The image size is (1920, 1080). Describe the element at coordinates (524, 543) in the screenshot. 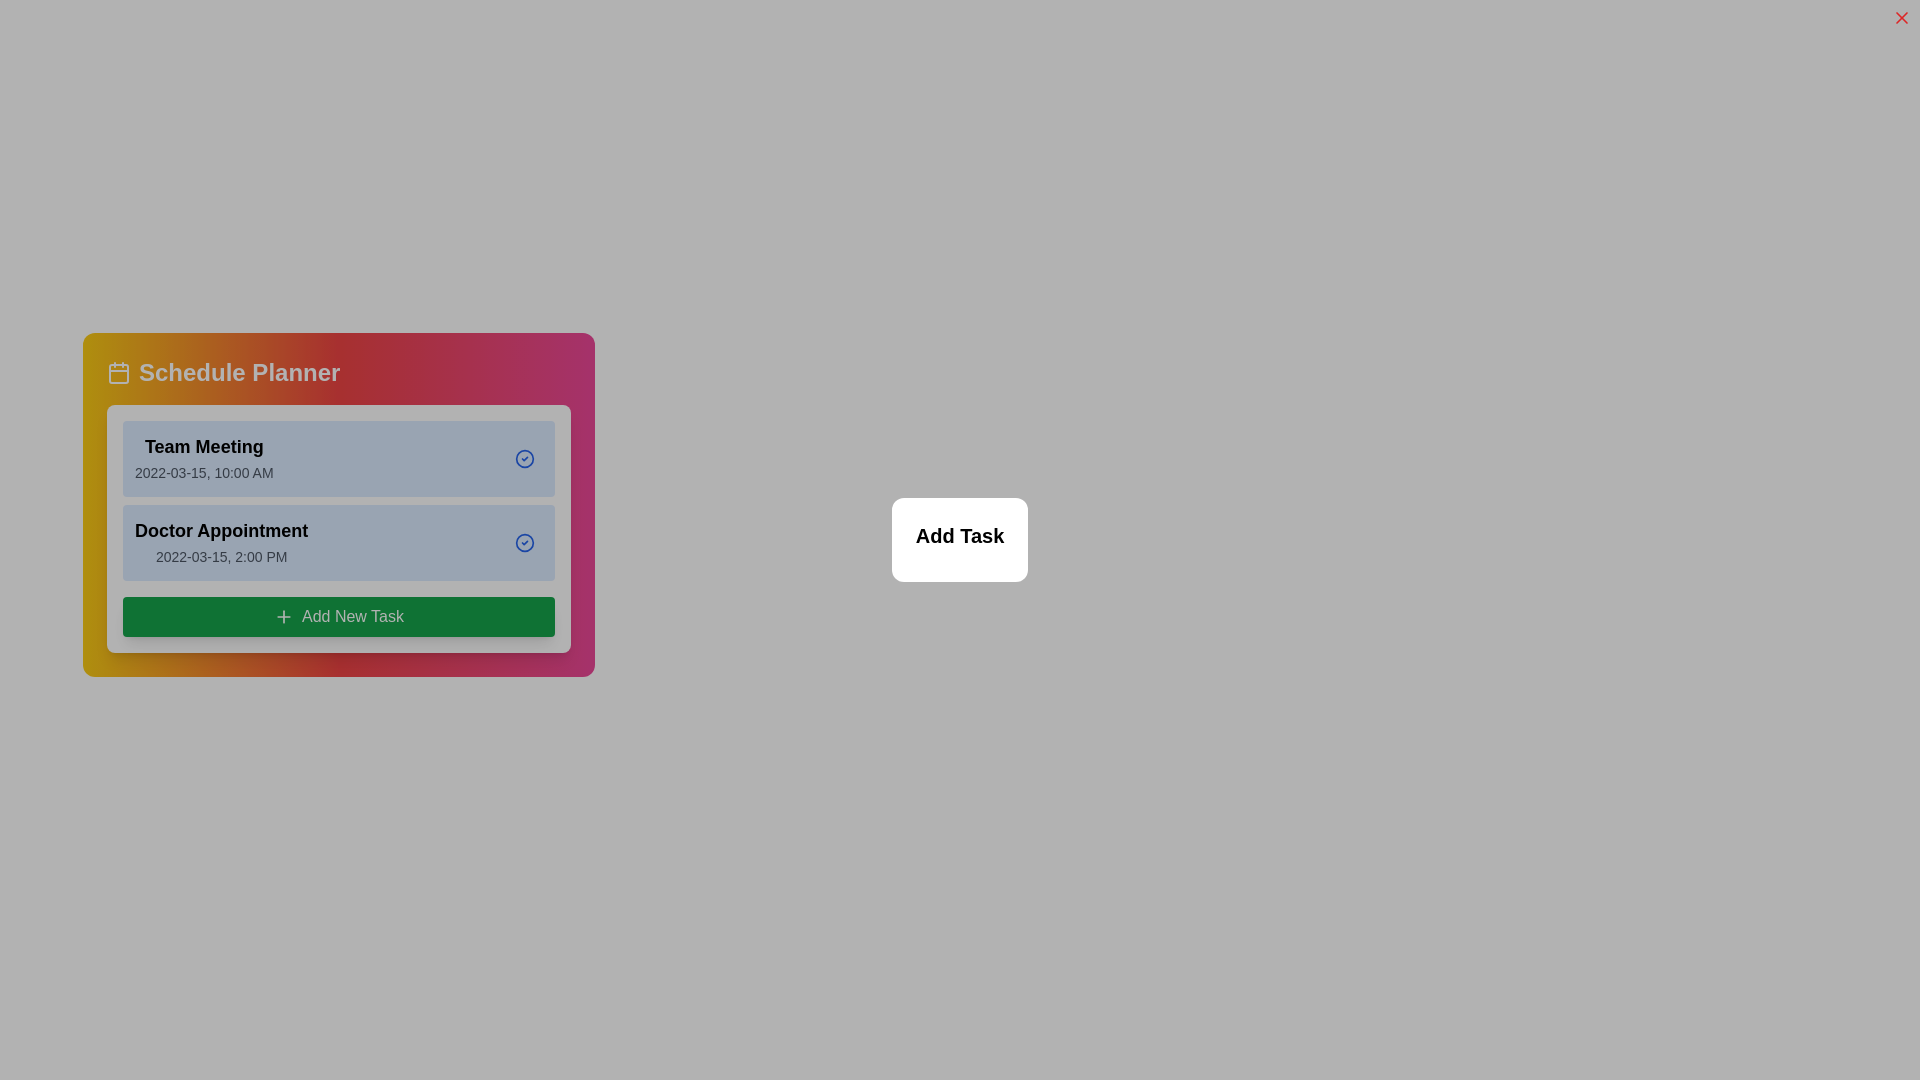

I see `the confirmation button for the 'Doctor Appointment' event to change its style` at that location.